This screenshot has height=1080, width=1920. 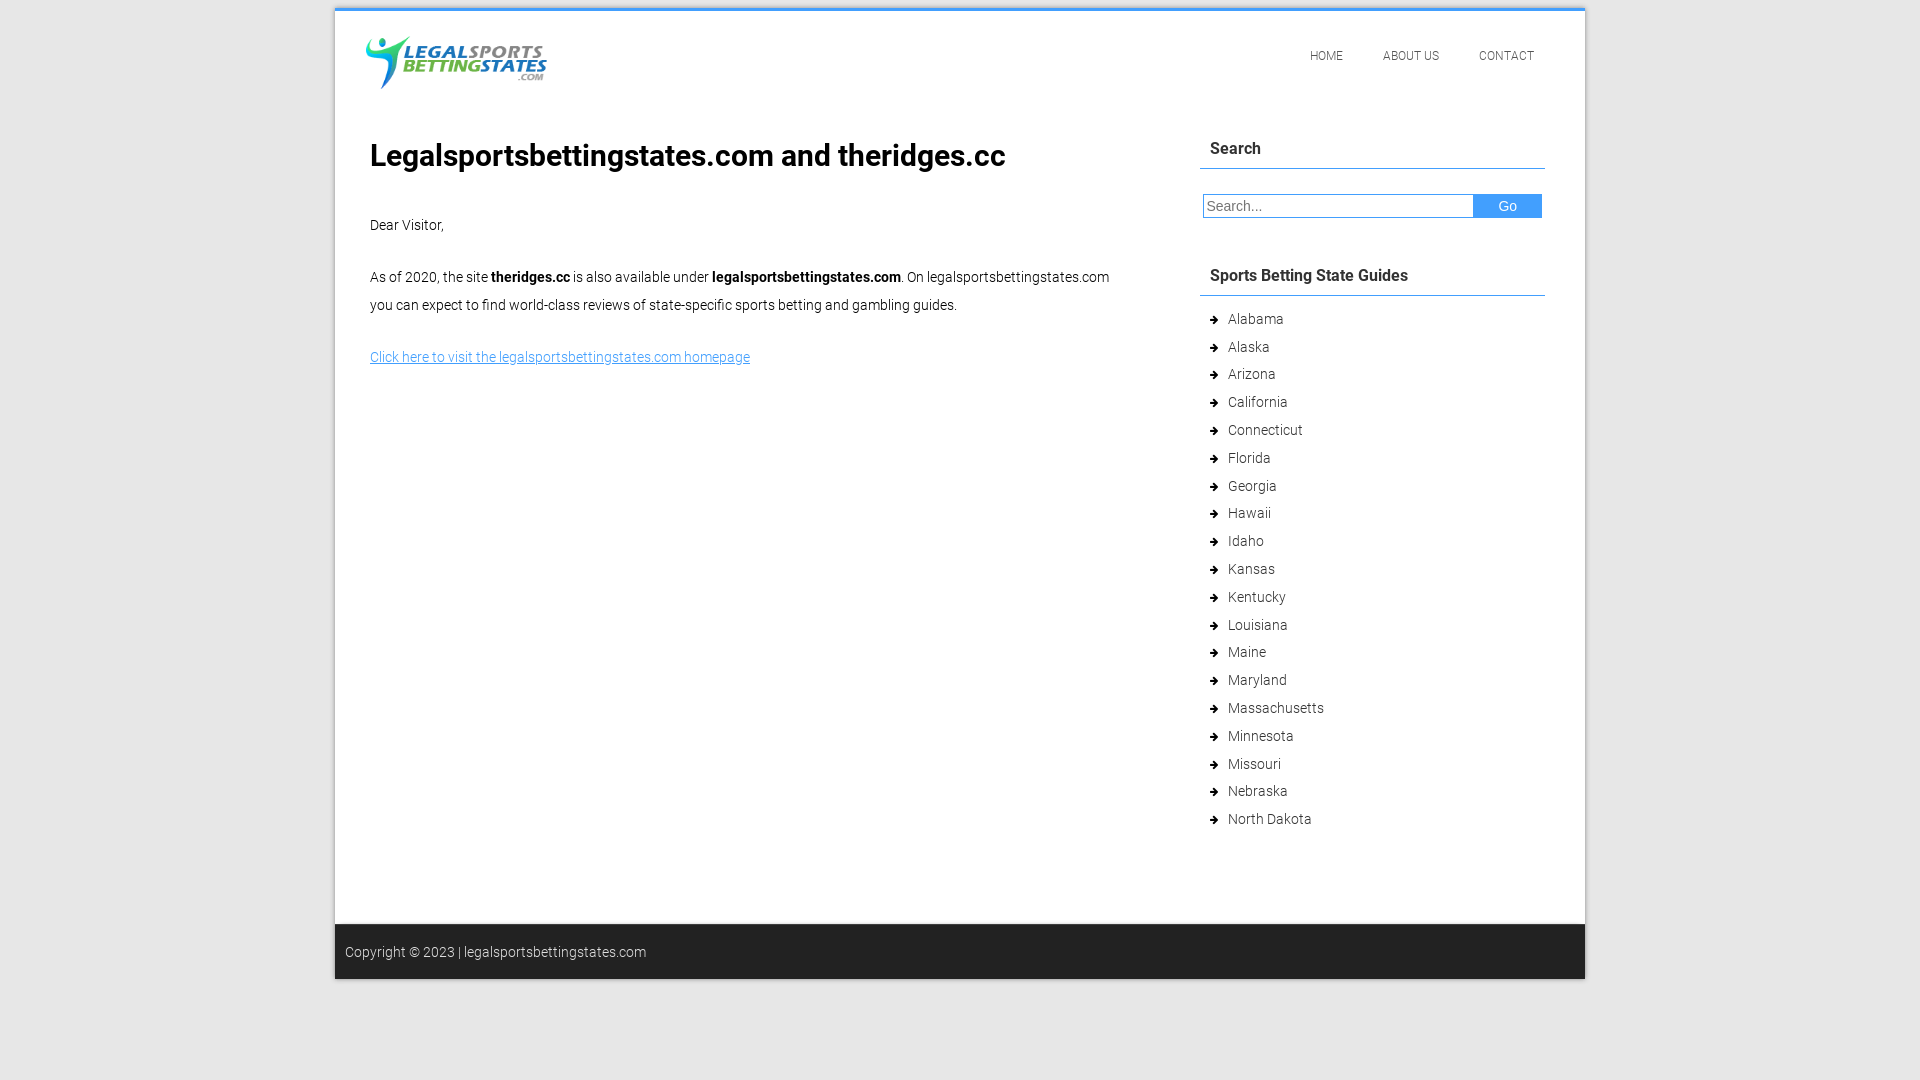 I want to click on 'Go', so click(x=1507, y=205).